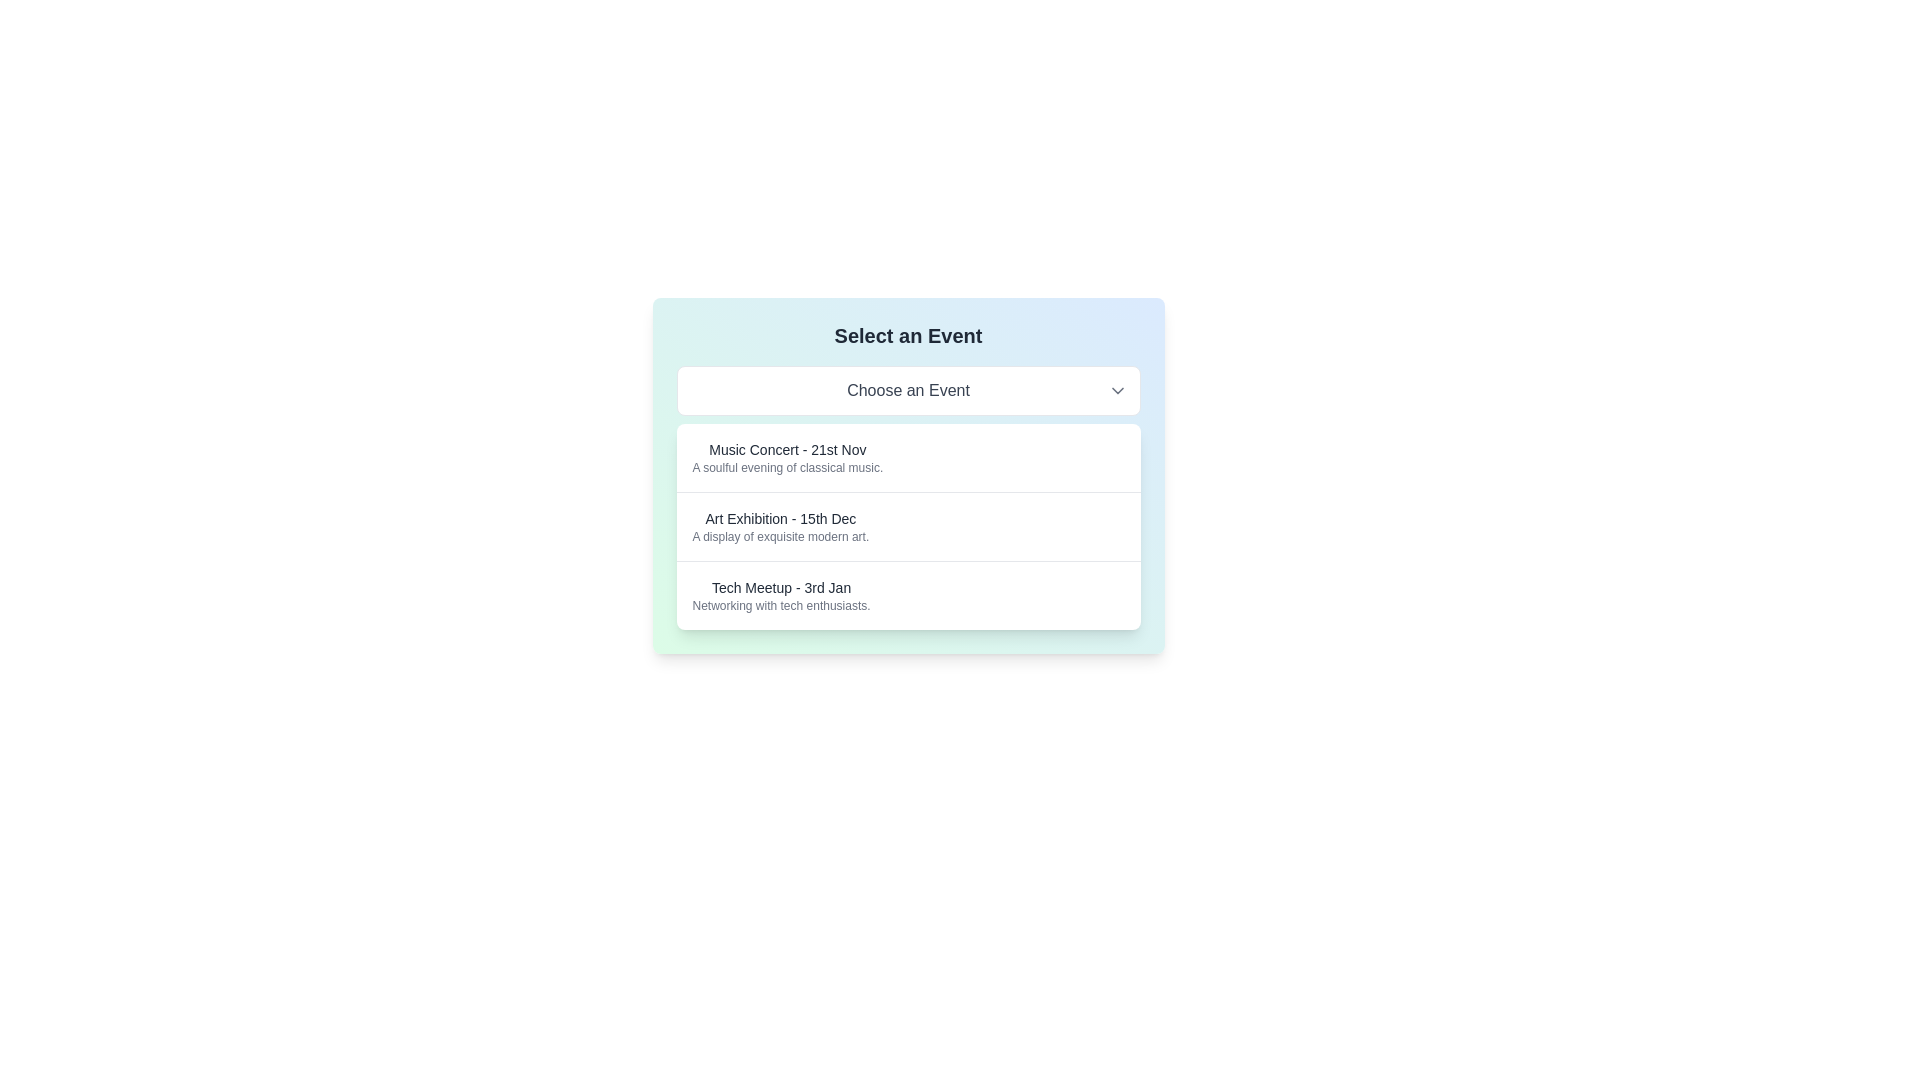 The image size is (1920, 1080). What do you see at coordinates (786, 467) in the screenshot?
I see `text content of the second line under the title 'Music Concert - 21st Nov.' within the selection dropdown menu under the 'Select an Event' label` at bounding box center [786, 467].